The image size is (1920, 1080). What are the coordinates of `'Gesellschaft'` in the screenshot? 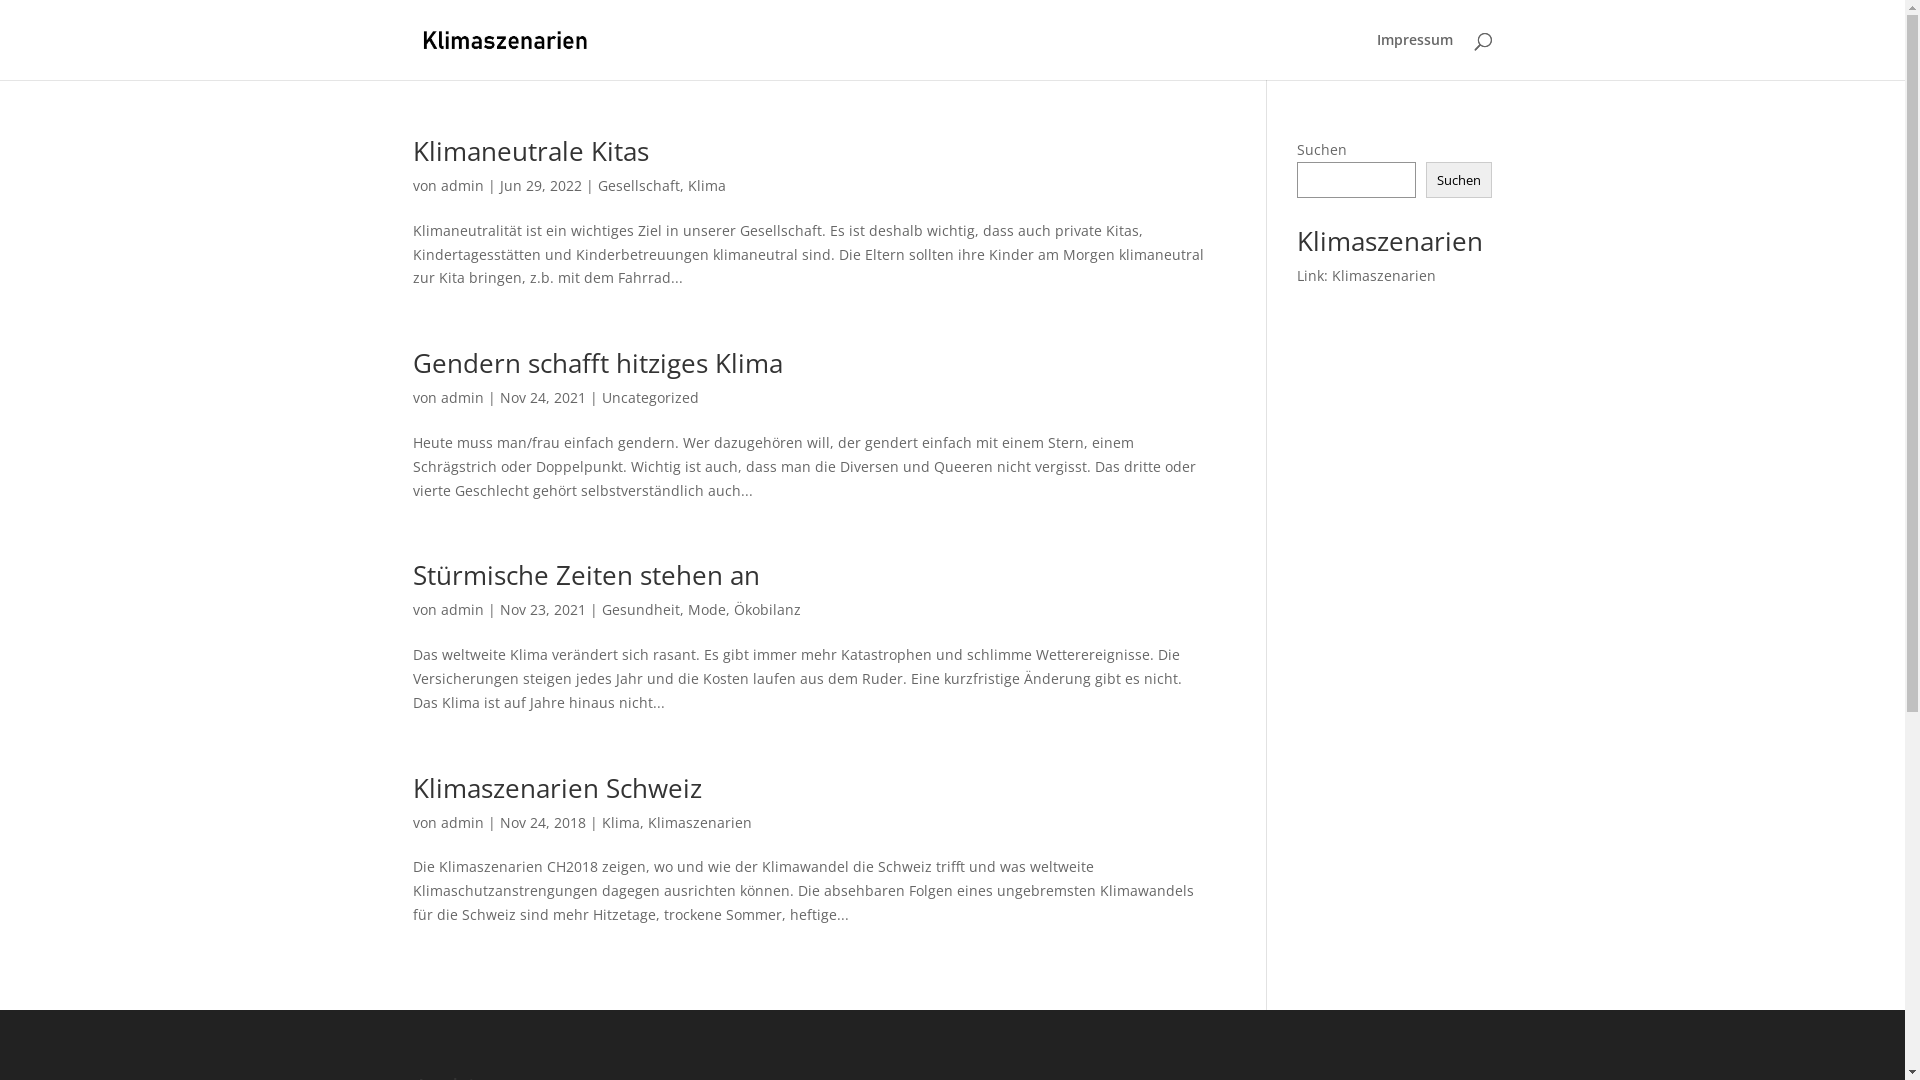 It's located at (637, 185).